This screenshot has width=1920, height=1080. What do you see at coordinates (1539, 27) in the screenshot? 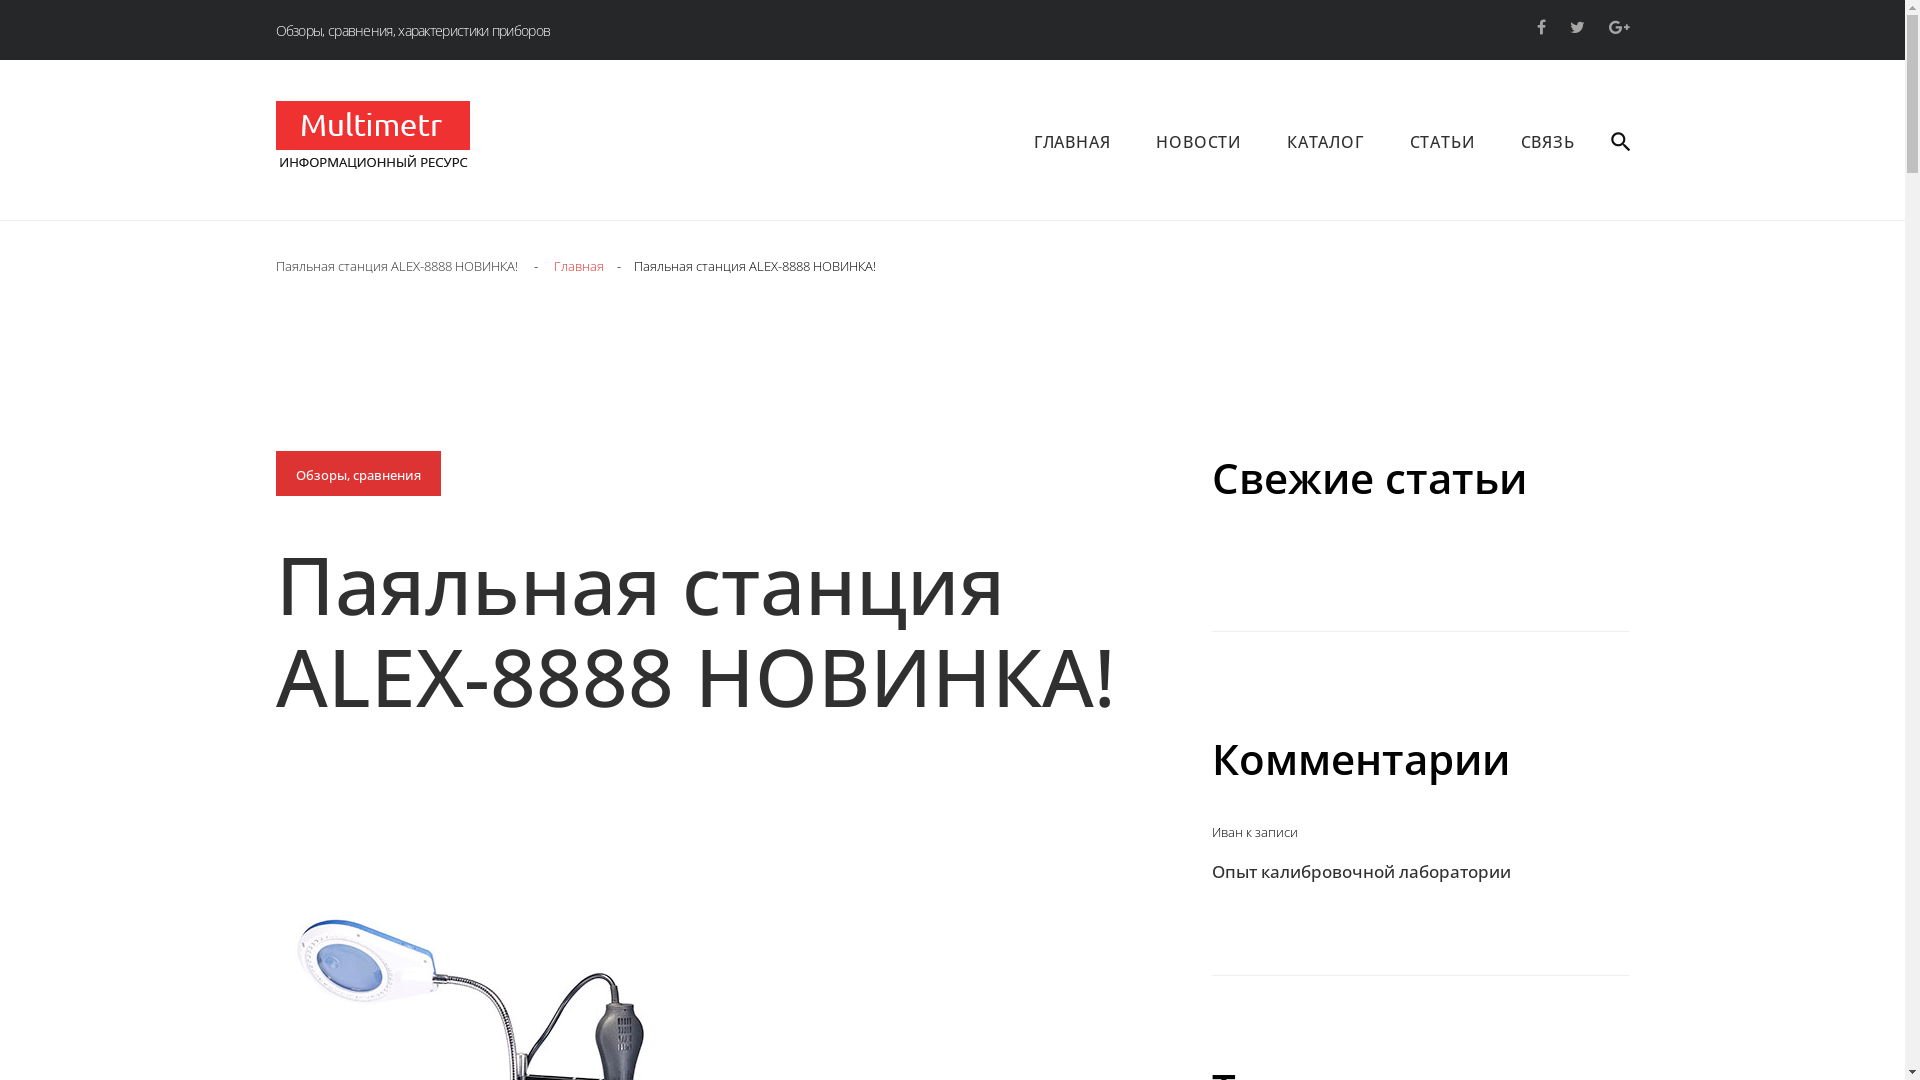
I see `'facebook'` at bounding box center [1539, 27].